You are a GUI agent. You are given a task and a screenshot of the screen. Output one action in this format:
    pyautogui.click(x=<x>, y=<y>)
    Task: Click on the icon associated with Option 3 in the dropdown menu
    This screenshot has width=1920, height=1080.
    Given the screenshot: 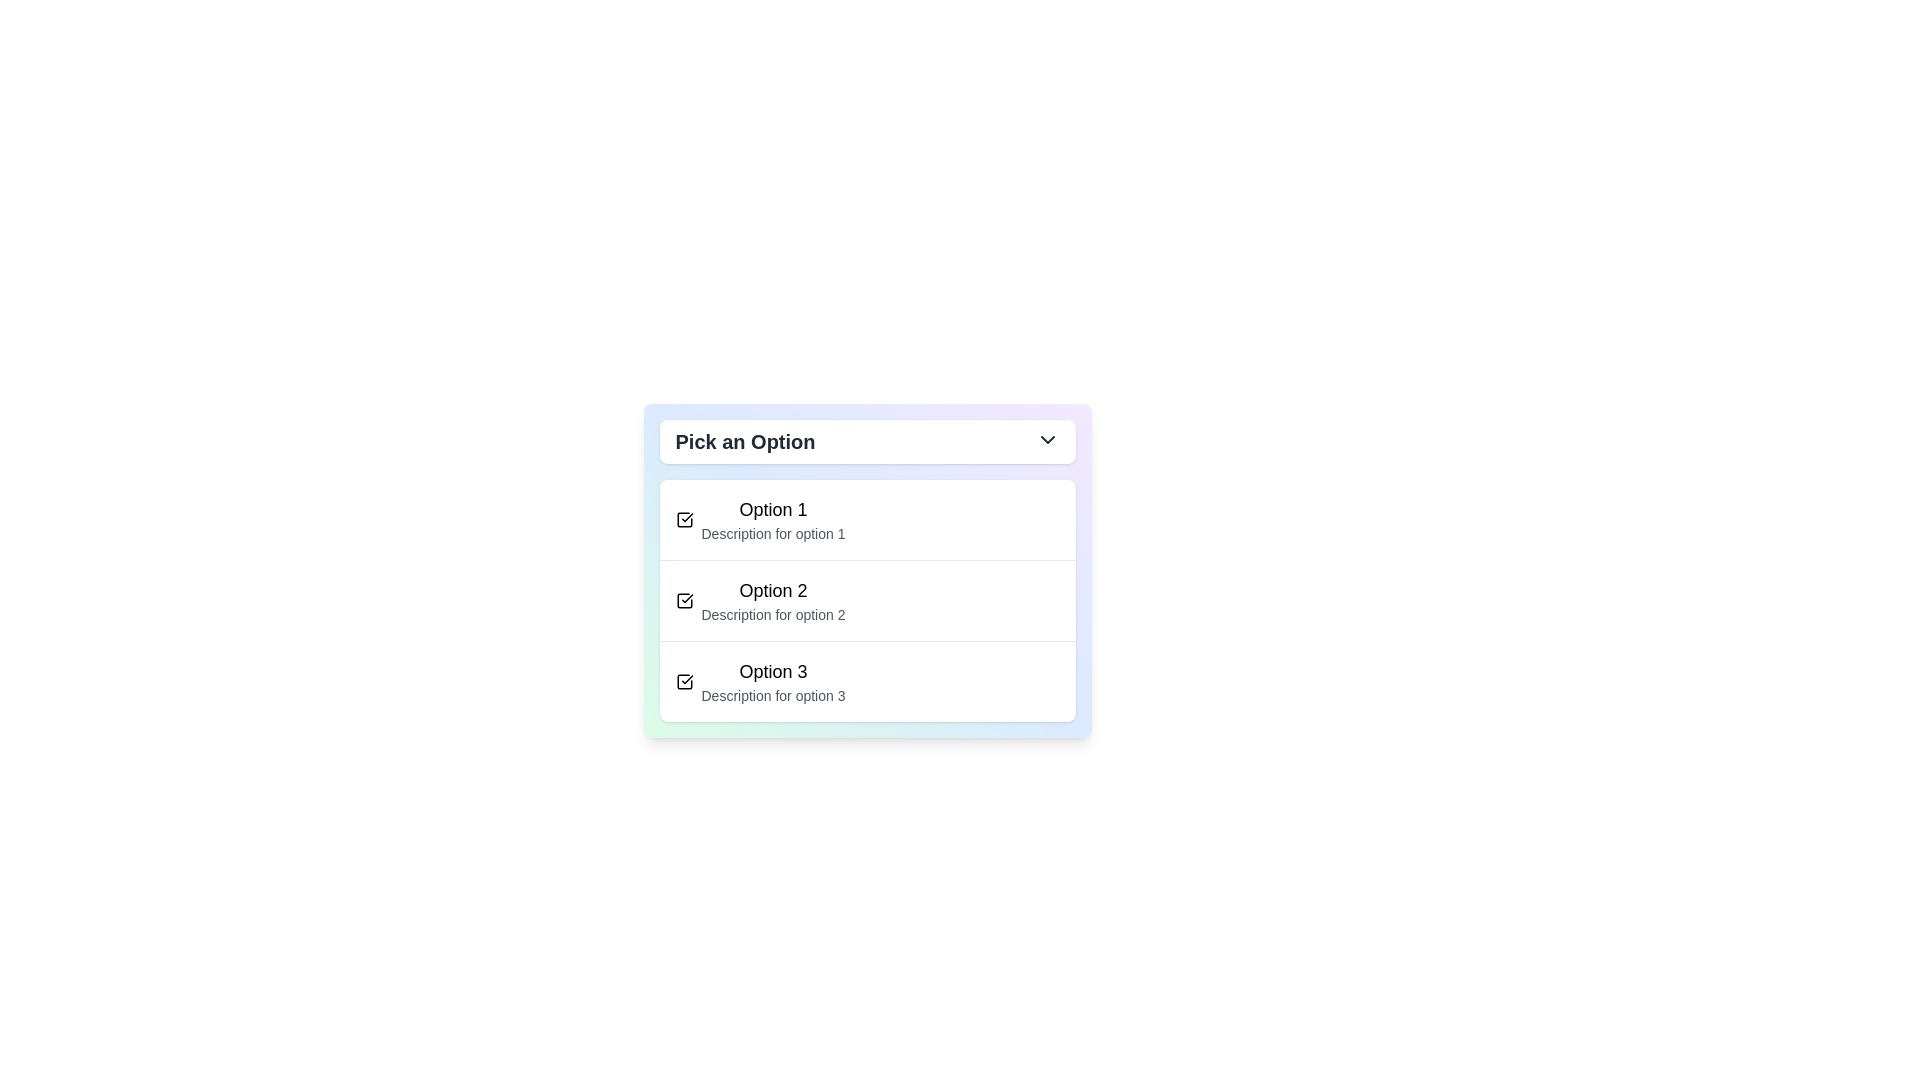 What is the action you would take?
    pyautogui.click(x=684, y=681)
    